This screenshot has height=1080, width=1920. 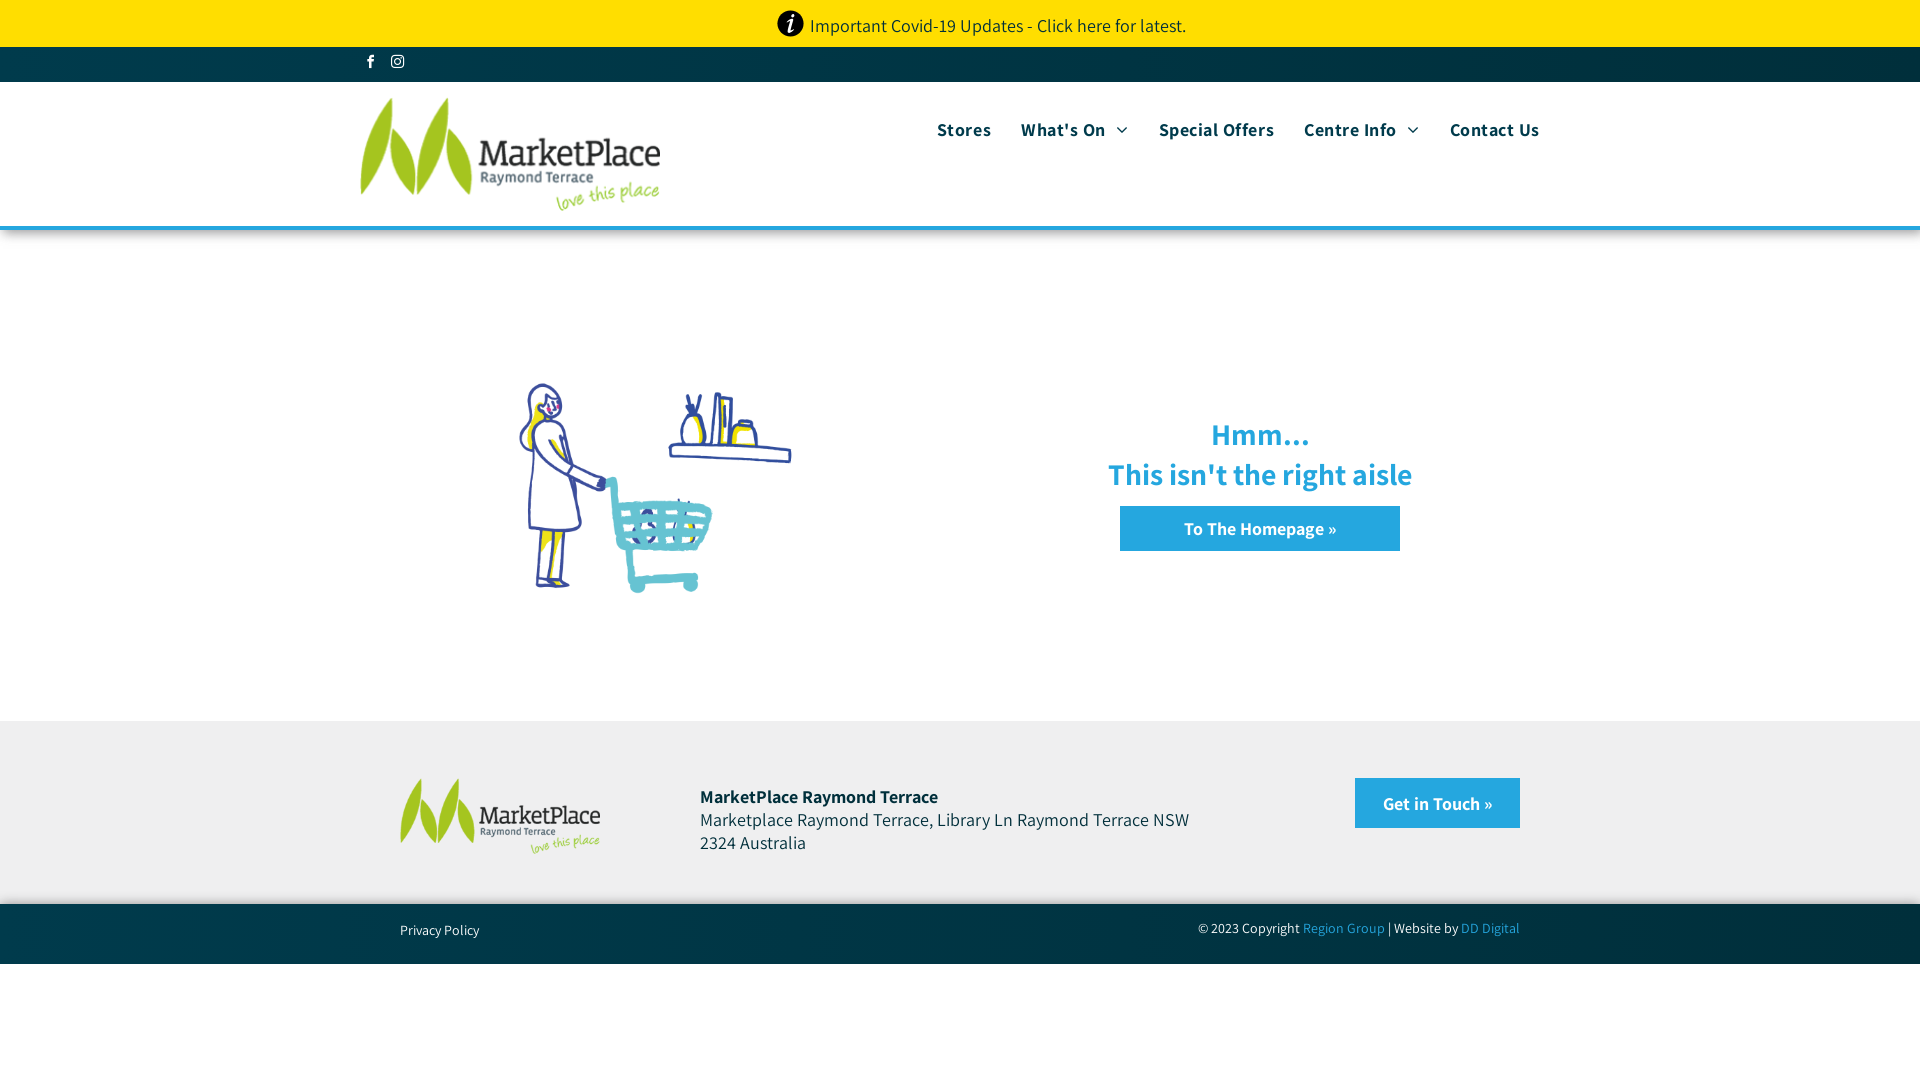 I want to click on '.', so click(x=1181, y=25).